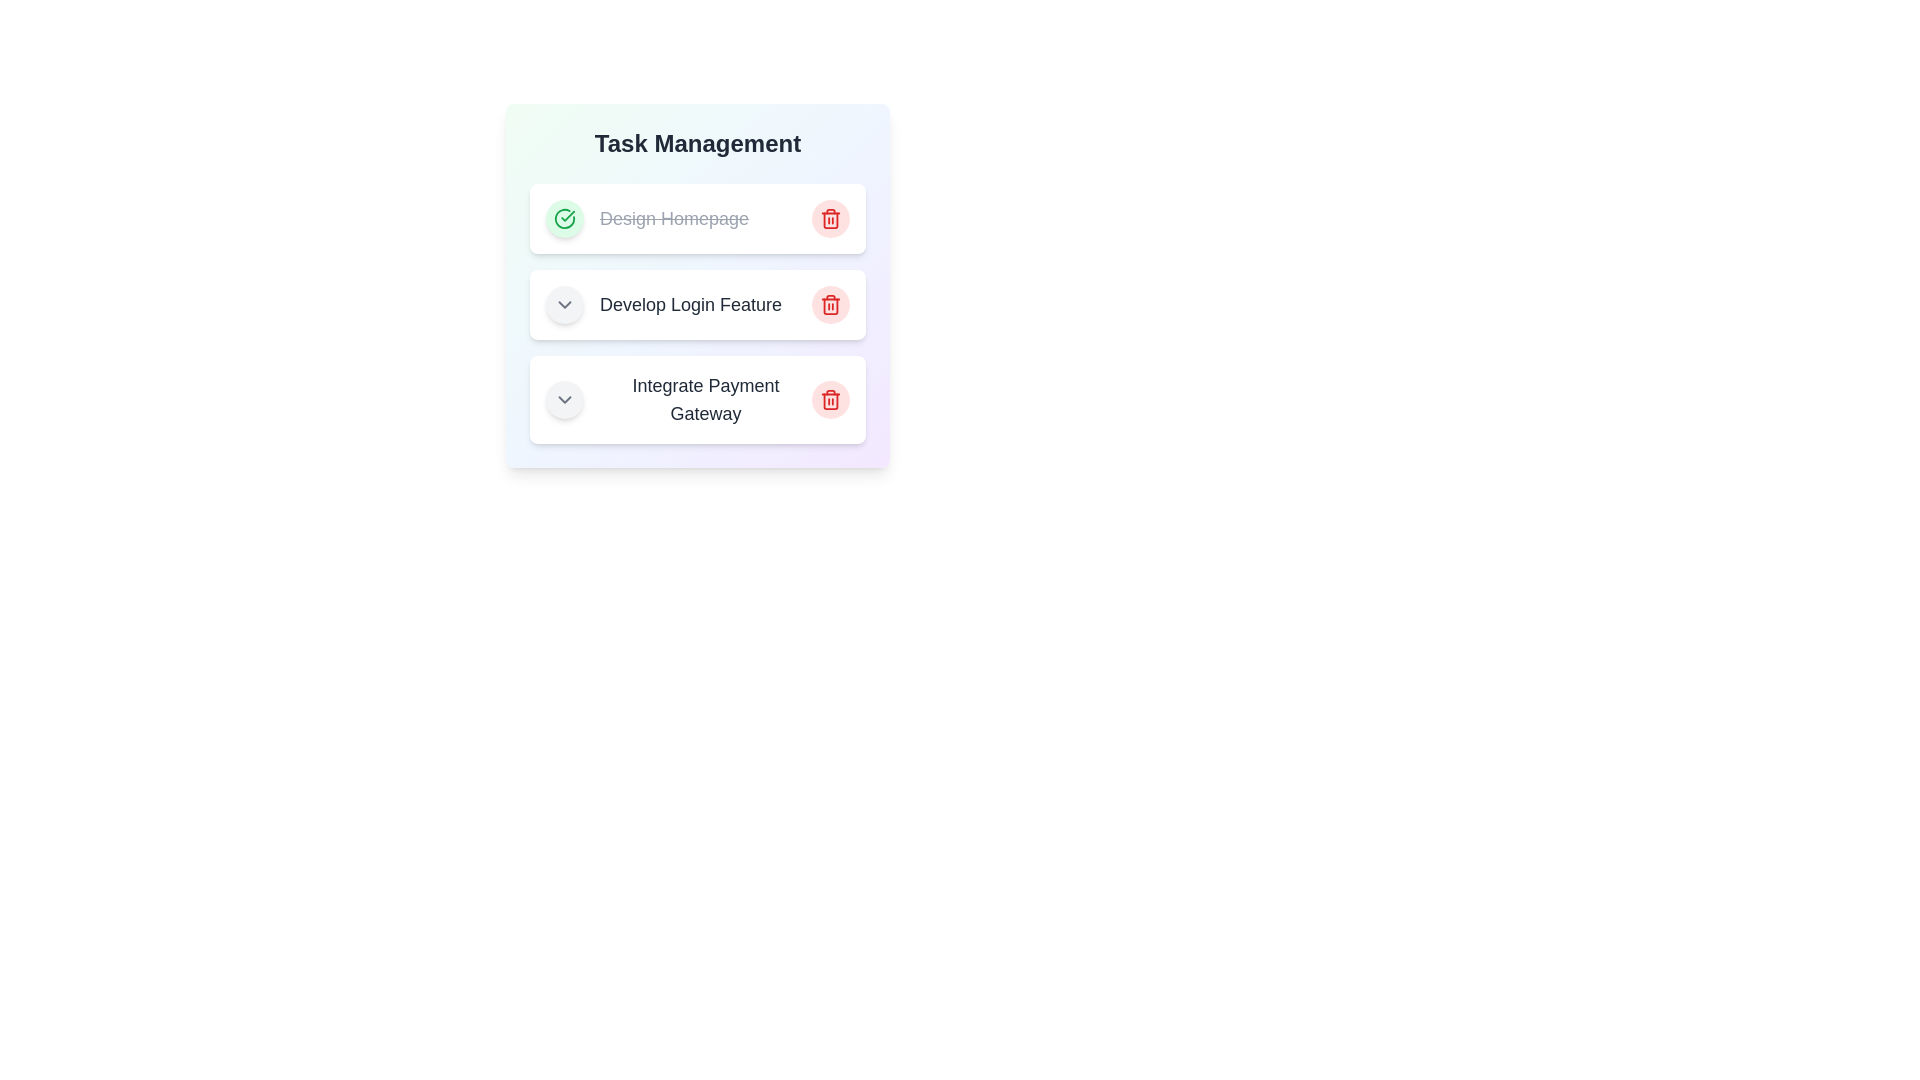 This screenshot has height=1080, width=1920. What do you see at coordinates (830, 400) in the screenshot?
I see `the delete button for the task 'Integrate Payment Gateway'` at bounding box center [830, 400].